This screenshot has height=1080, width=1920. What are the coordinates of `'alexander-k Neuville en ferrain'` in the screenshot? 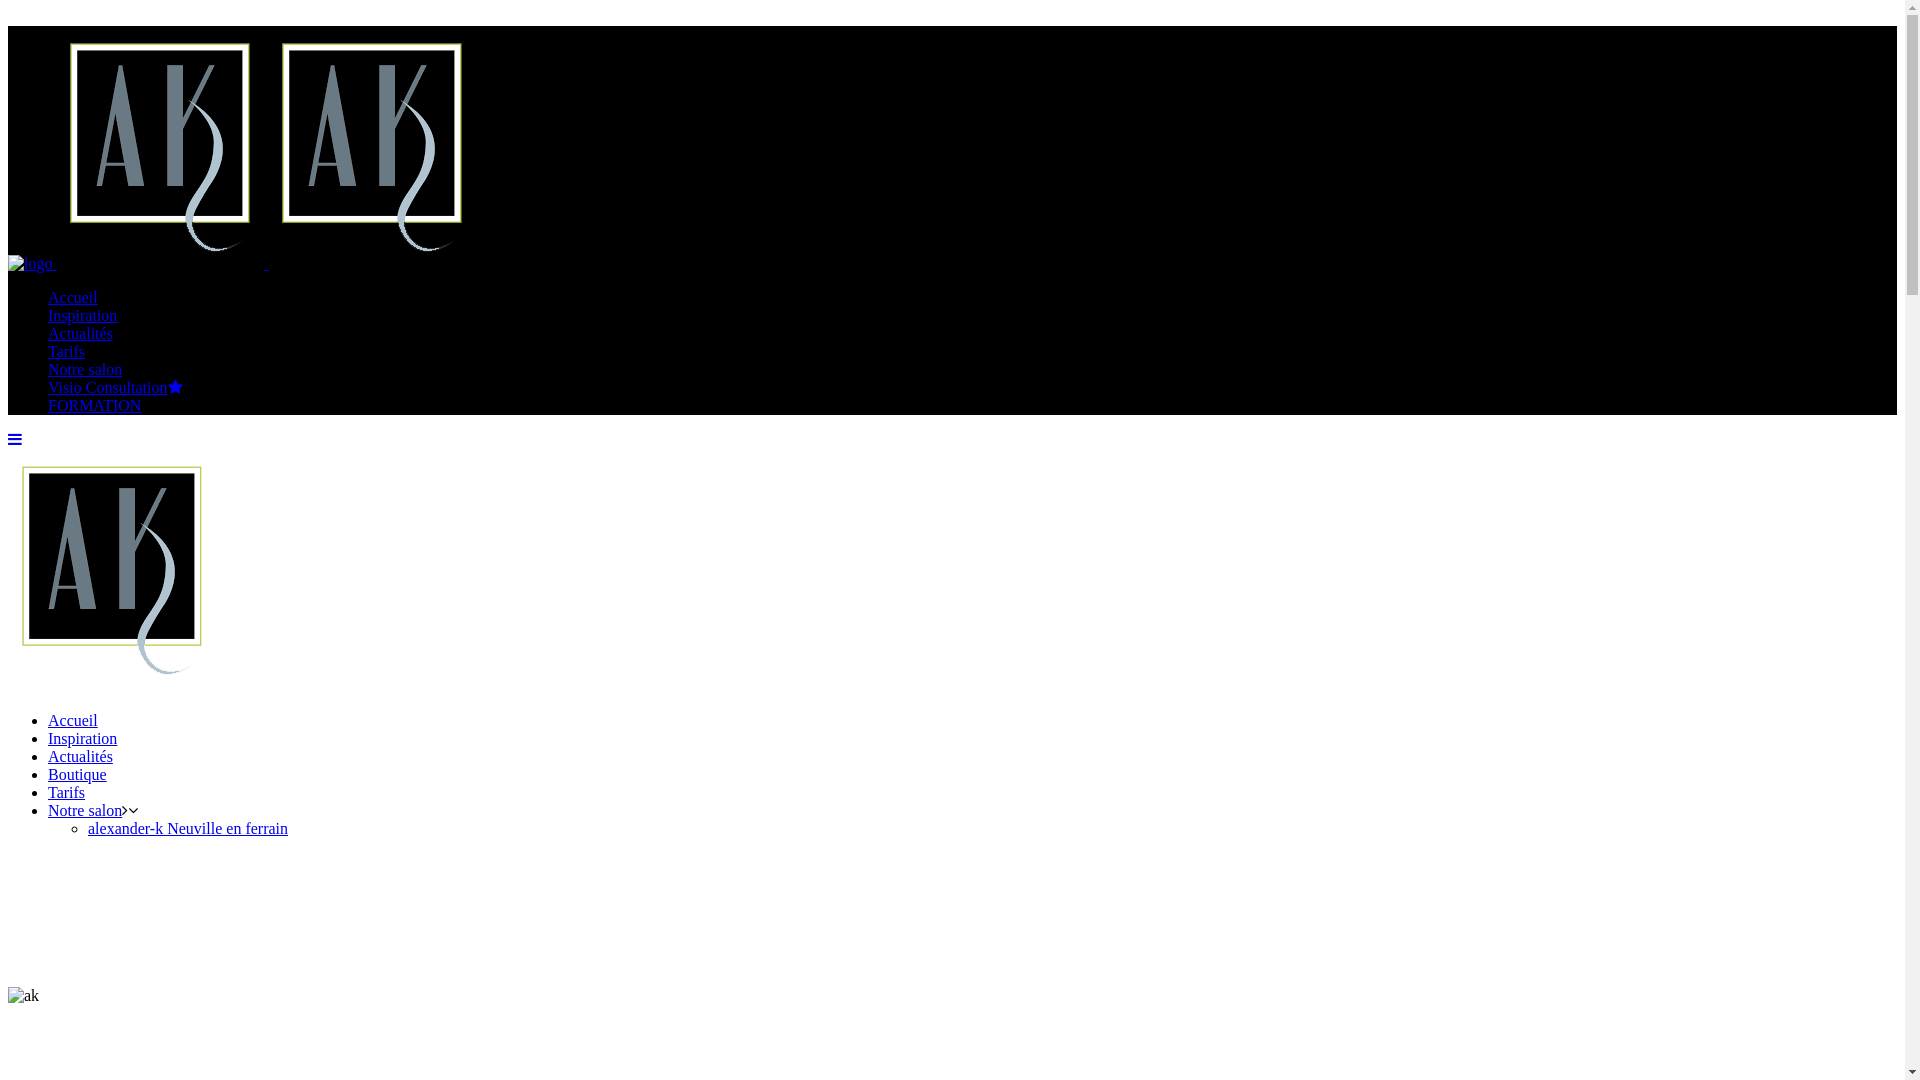 It's located at (187, 828).